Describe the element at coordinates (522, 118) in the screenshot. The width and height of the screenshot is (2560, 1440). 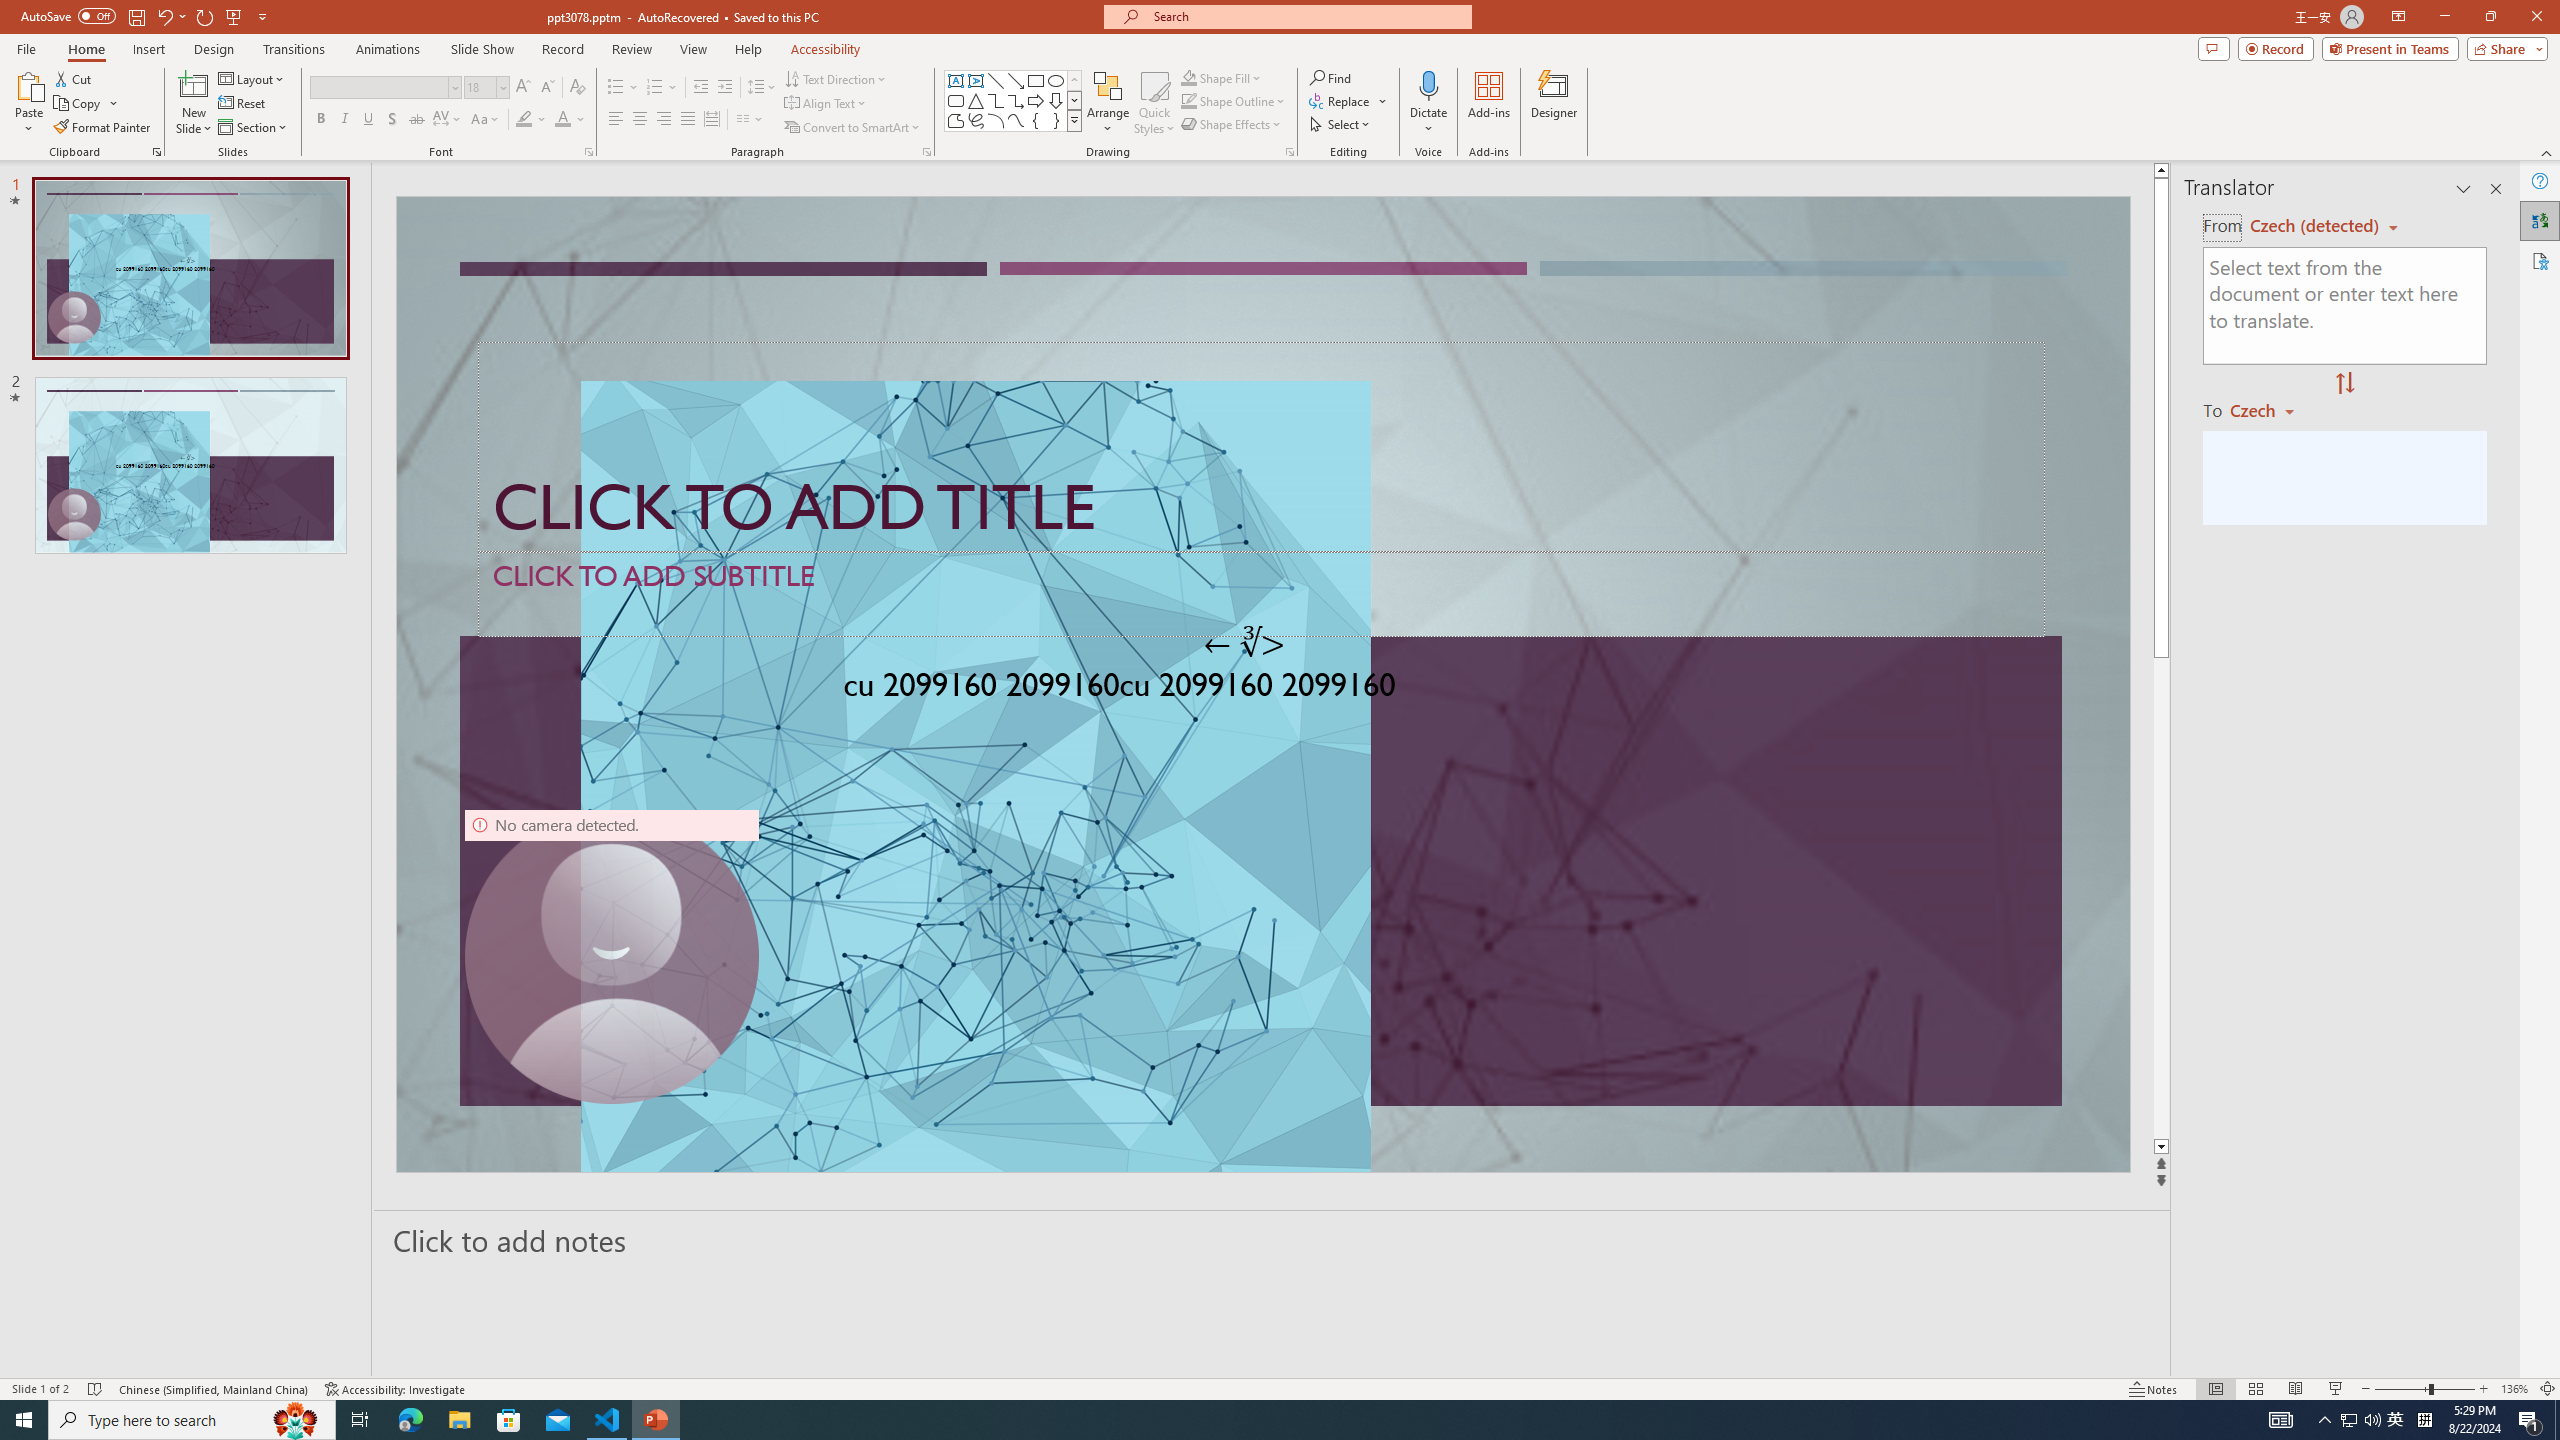
I see `'Text Highlight Color Yellow'` at that location.